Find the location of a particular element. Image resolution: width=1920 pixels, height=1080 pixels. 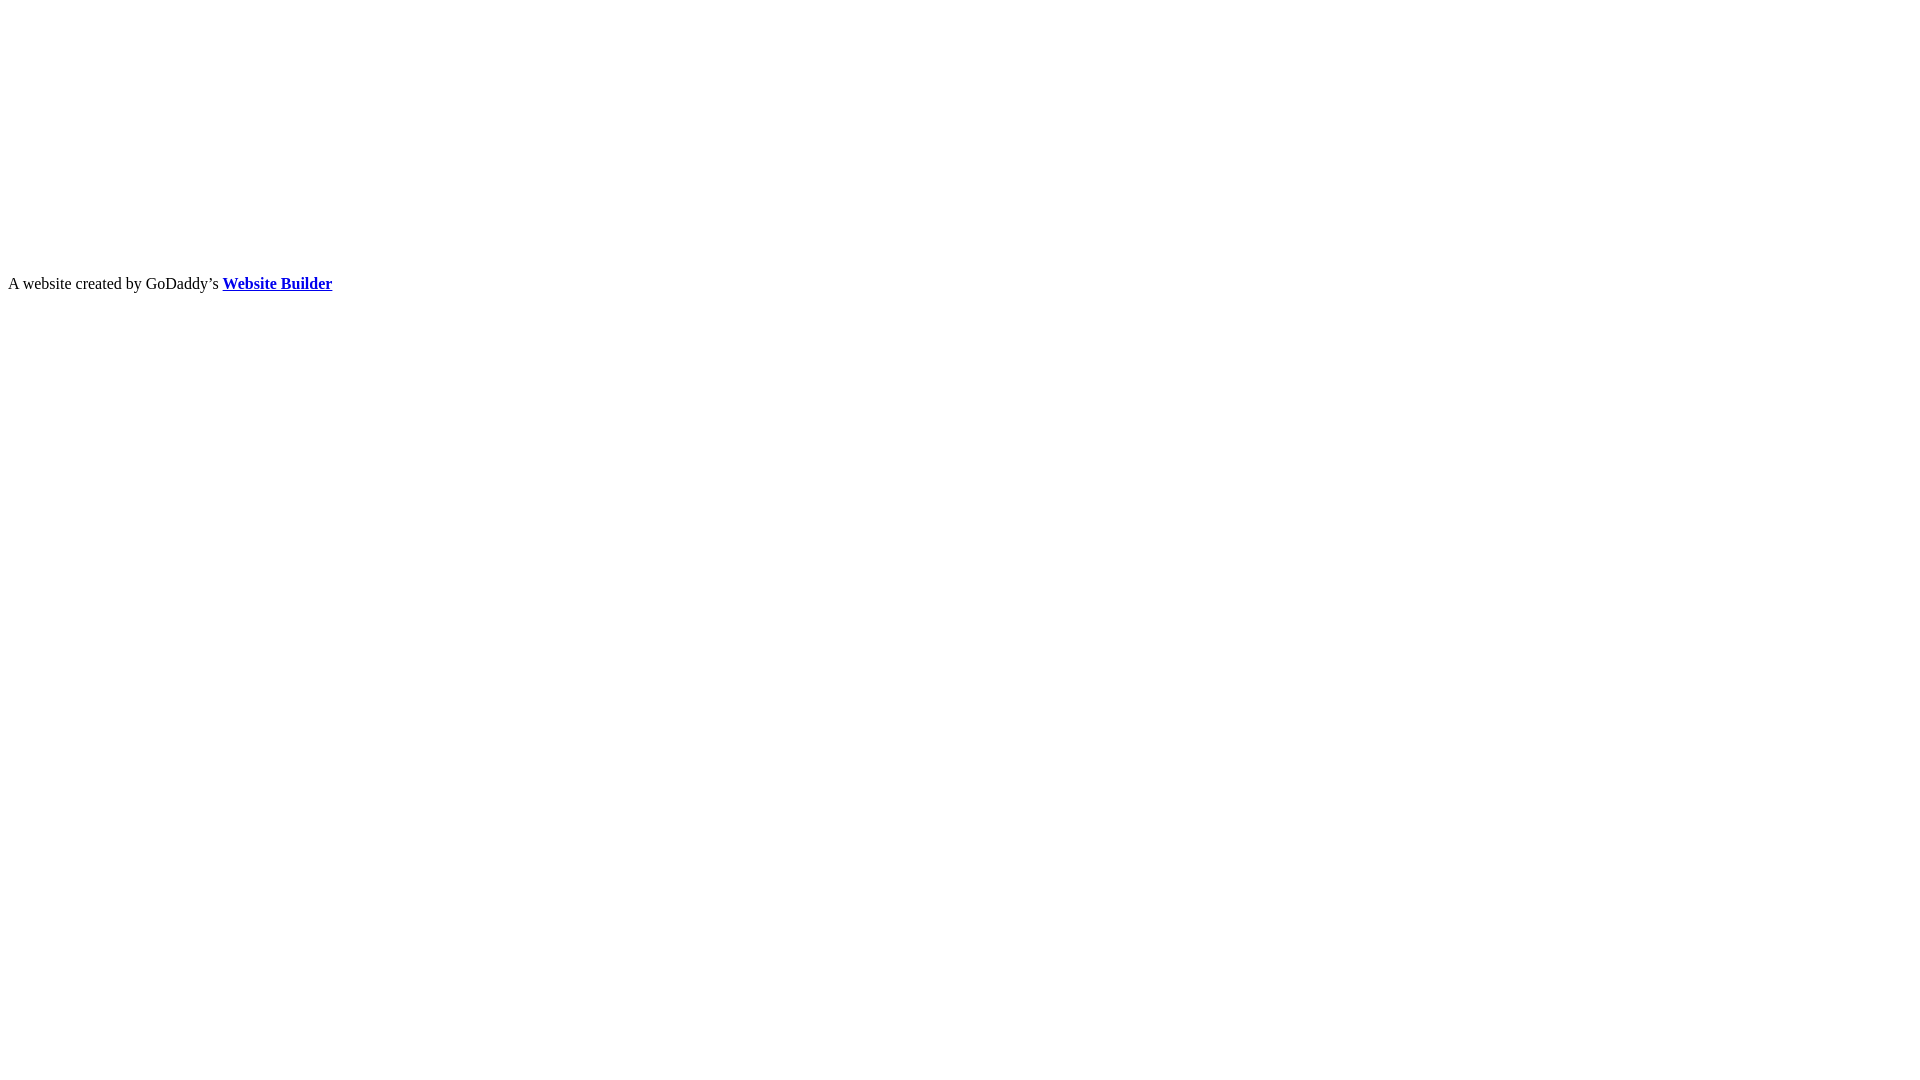

'Website Builder' is located at coordinates (277, 283).